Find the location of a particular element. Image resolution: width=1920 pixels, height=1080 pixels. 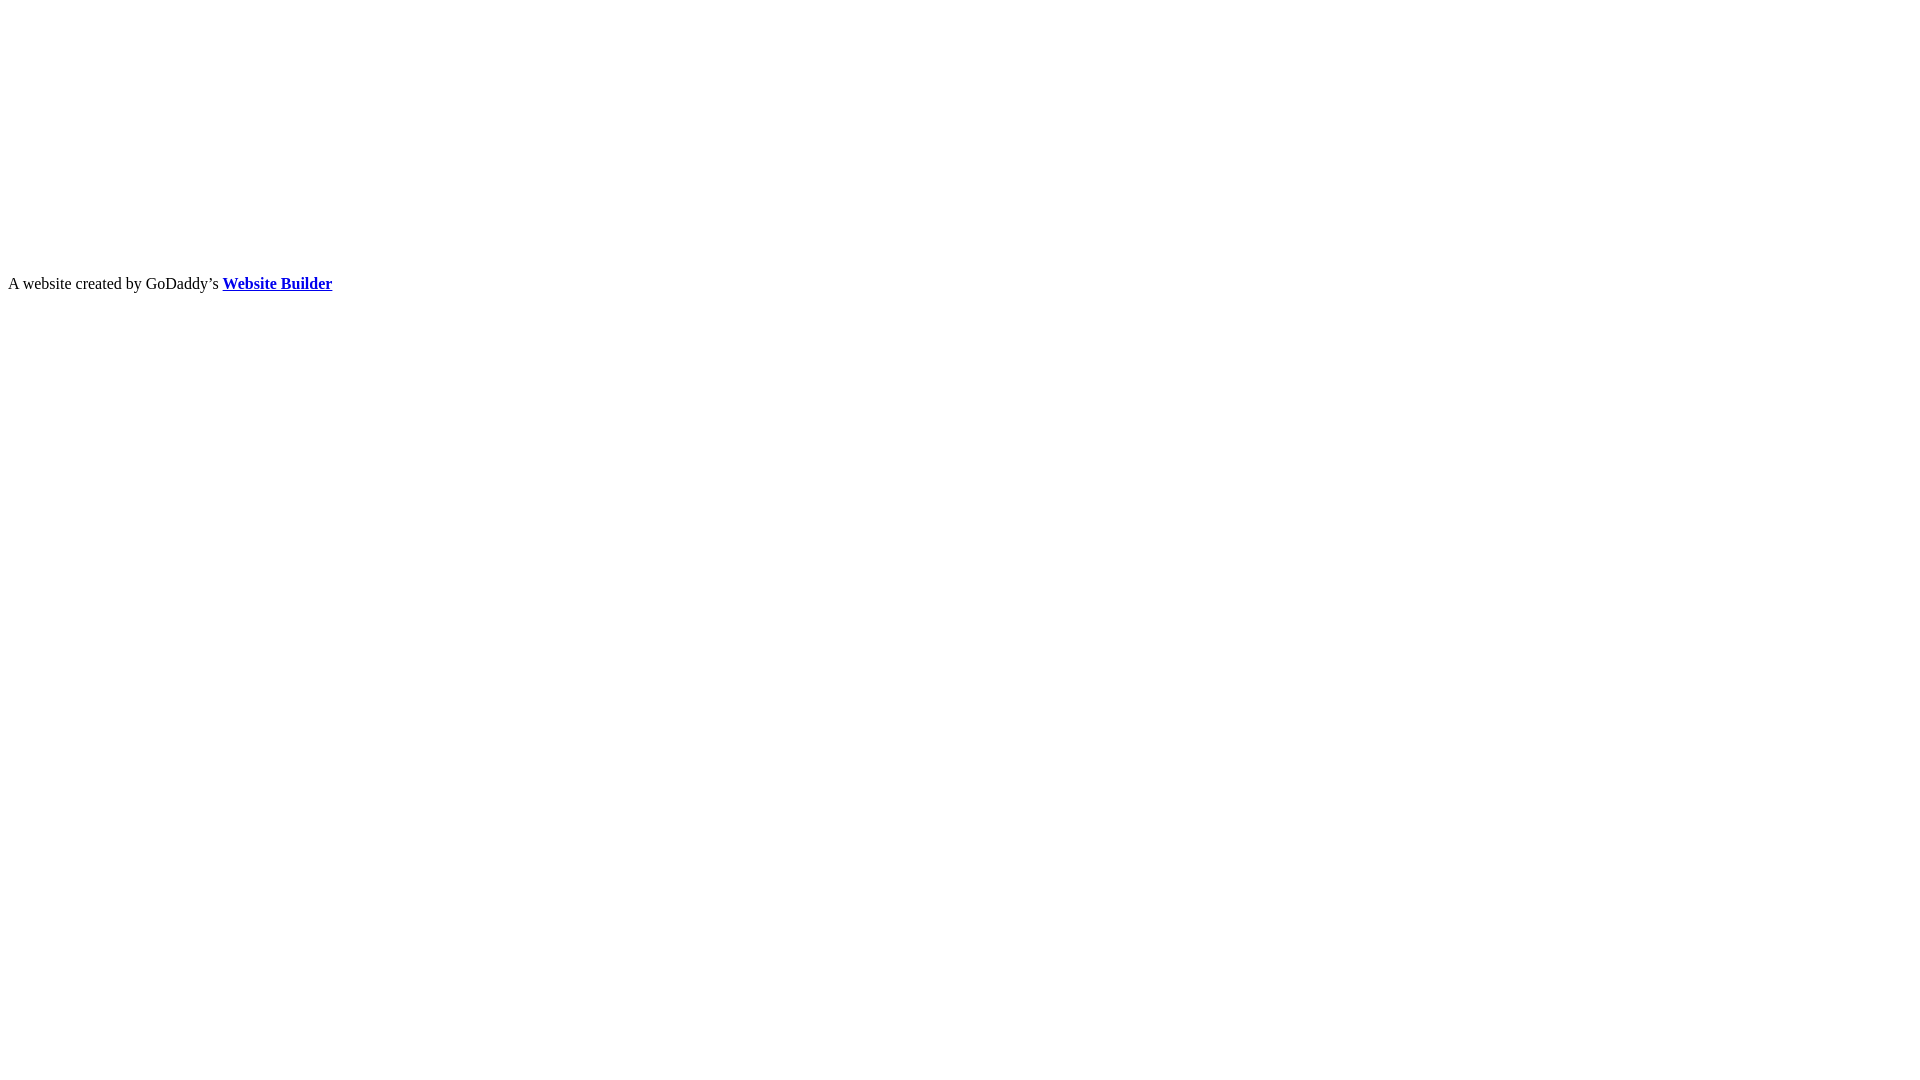

'Website Builder' is located at coordinates (277, 283).